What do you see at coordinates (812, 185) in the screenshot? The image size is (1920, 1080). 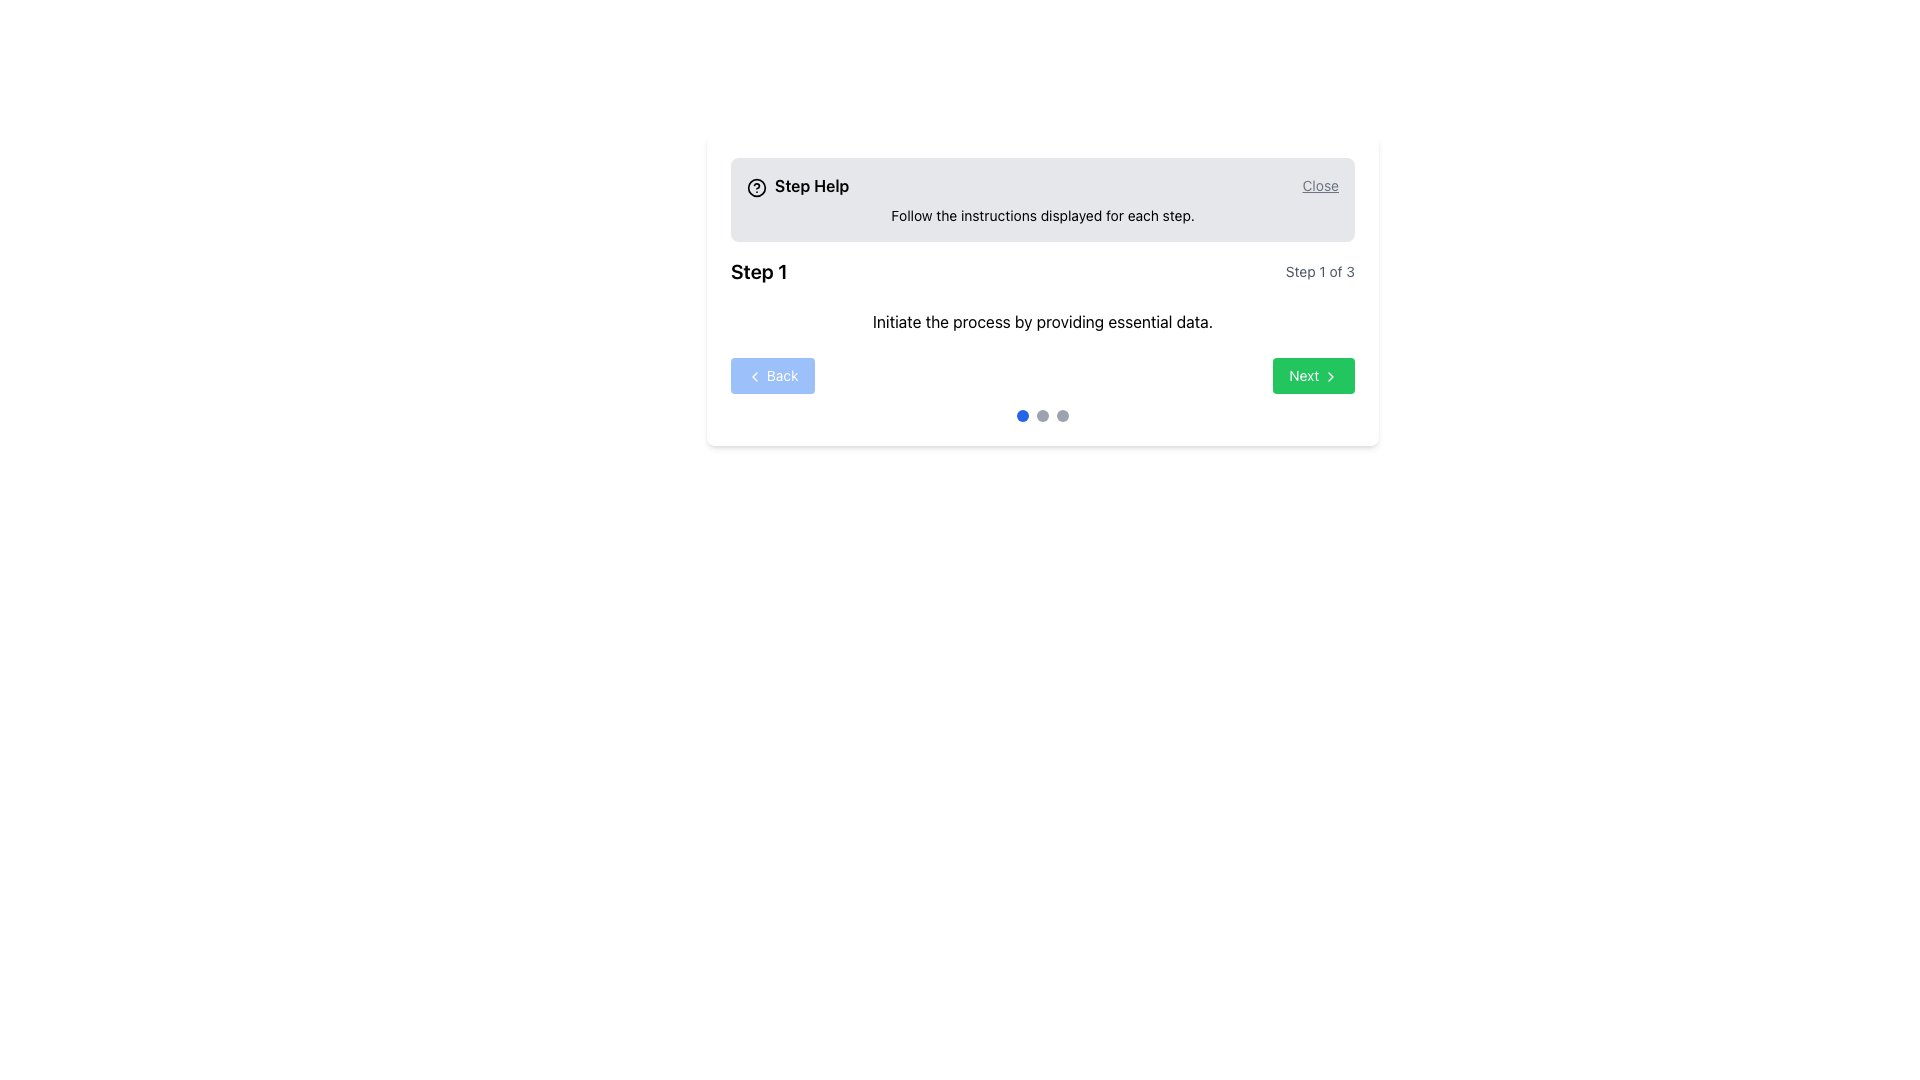 I see `text displayed as 'Step Help' located in the top-left corner of the rectangular gray bar, to the right of the circular help icon` at bounding box center [812, 185].